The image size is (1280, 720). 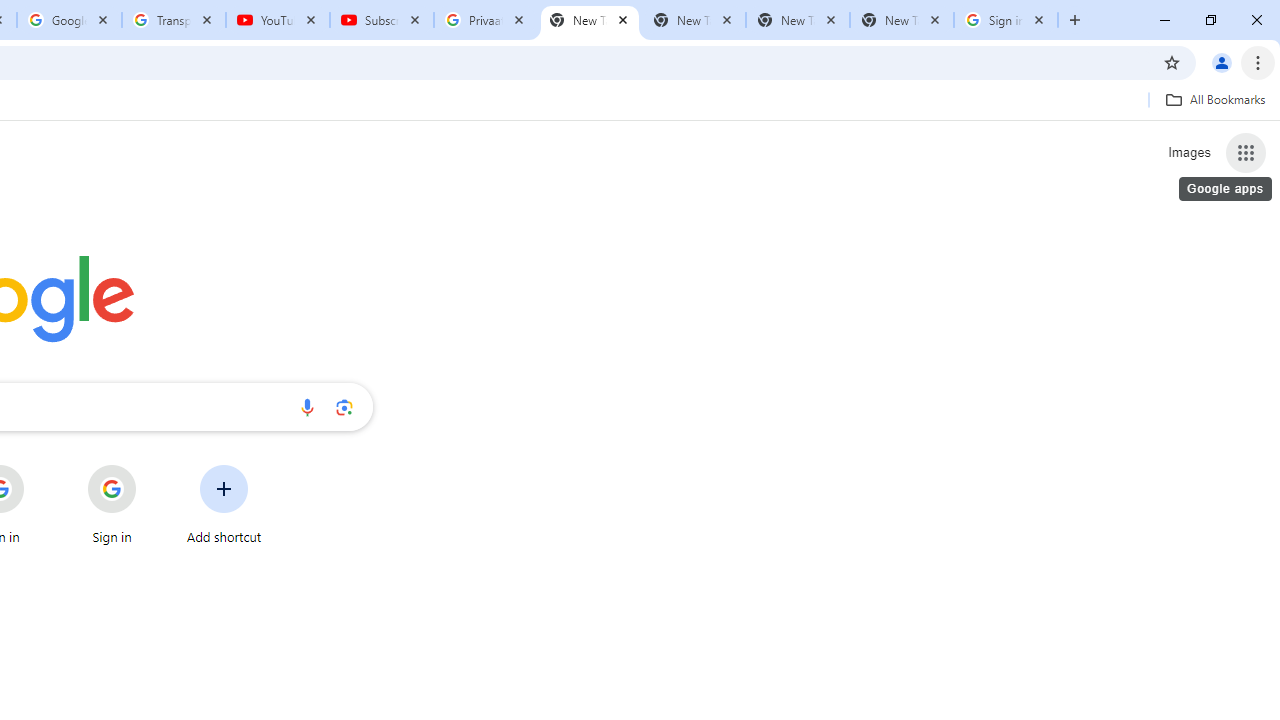 What do you see at coordinates (1006, 20) in the screenshot?
I see `'Sign in - Google Accounts'` at bounding box center [1006, 20].